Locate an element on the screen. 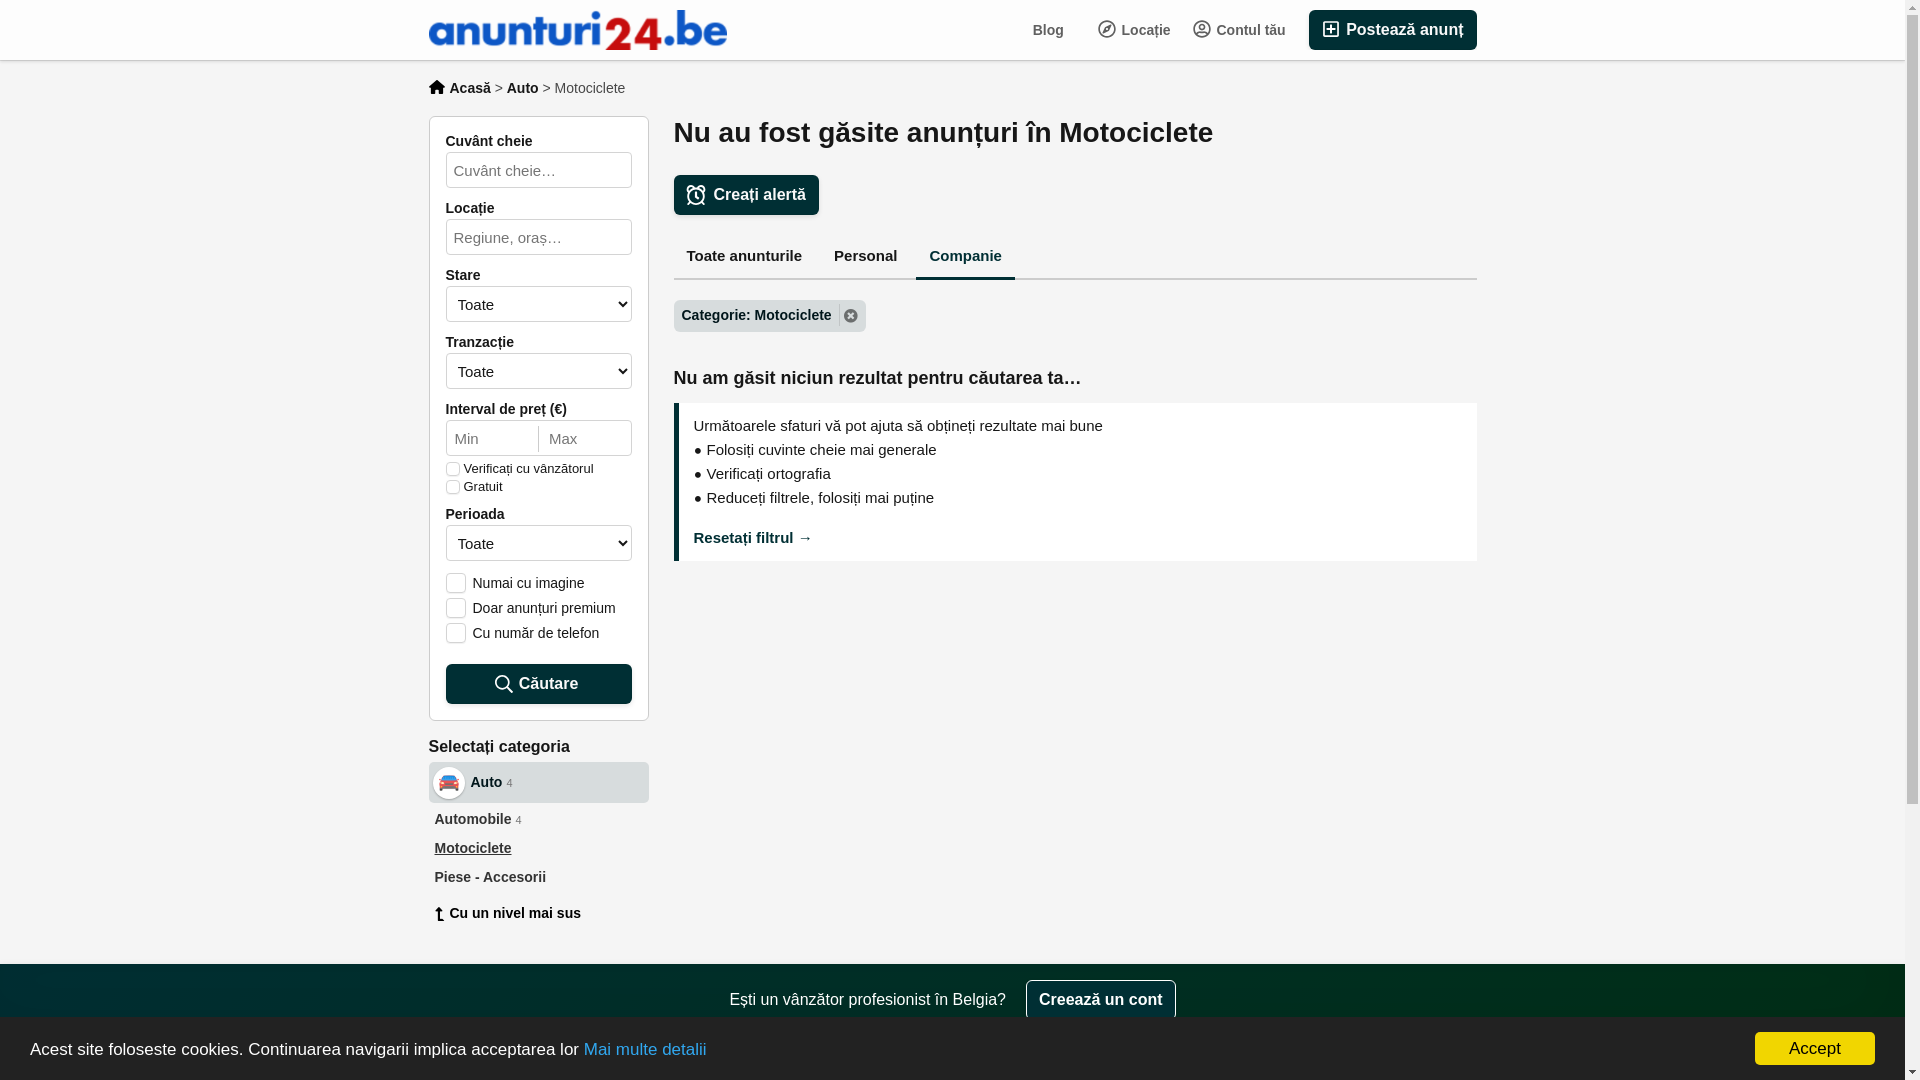  'Blog' is located at coordinates (1047, 30).